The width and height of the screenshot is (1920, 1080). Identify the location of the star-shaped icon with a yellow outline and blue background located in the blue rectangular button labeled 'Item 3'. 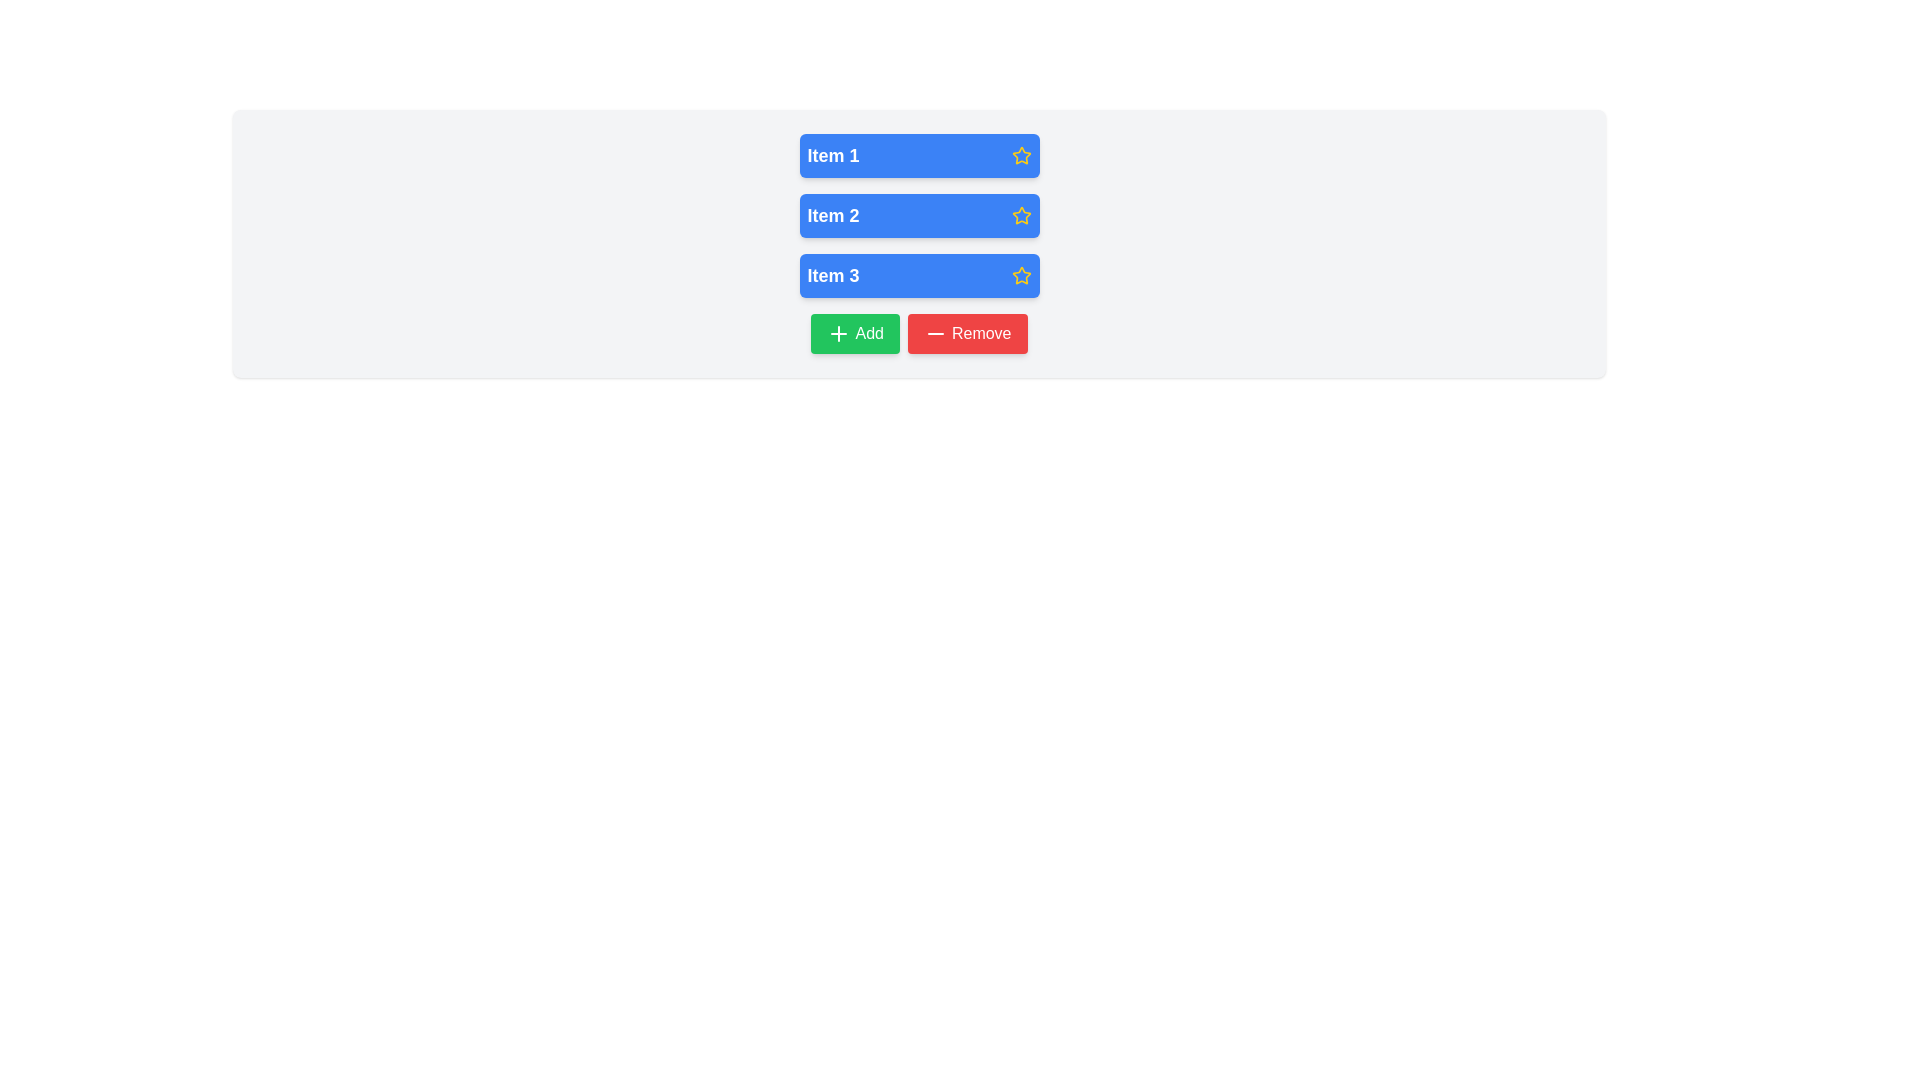
(1021, 275).